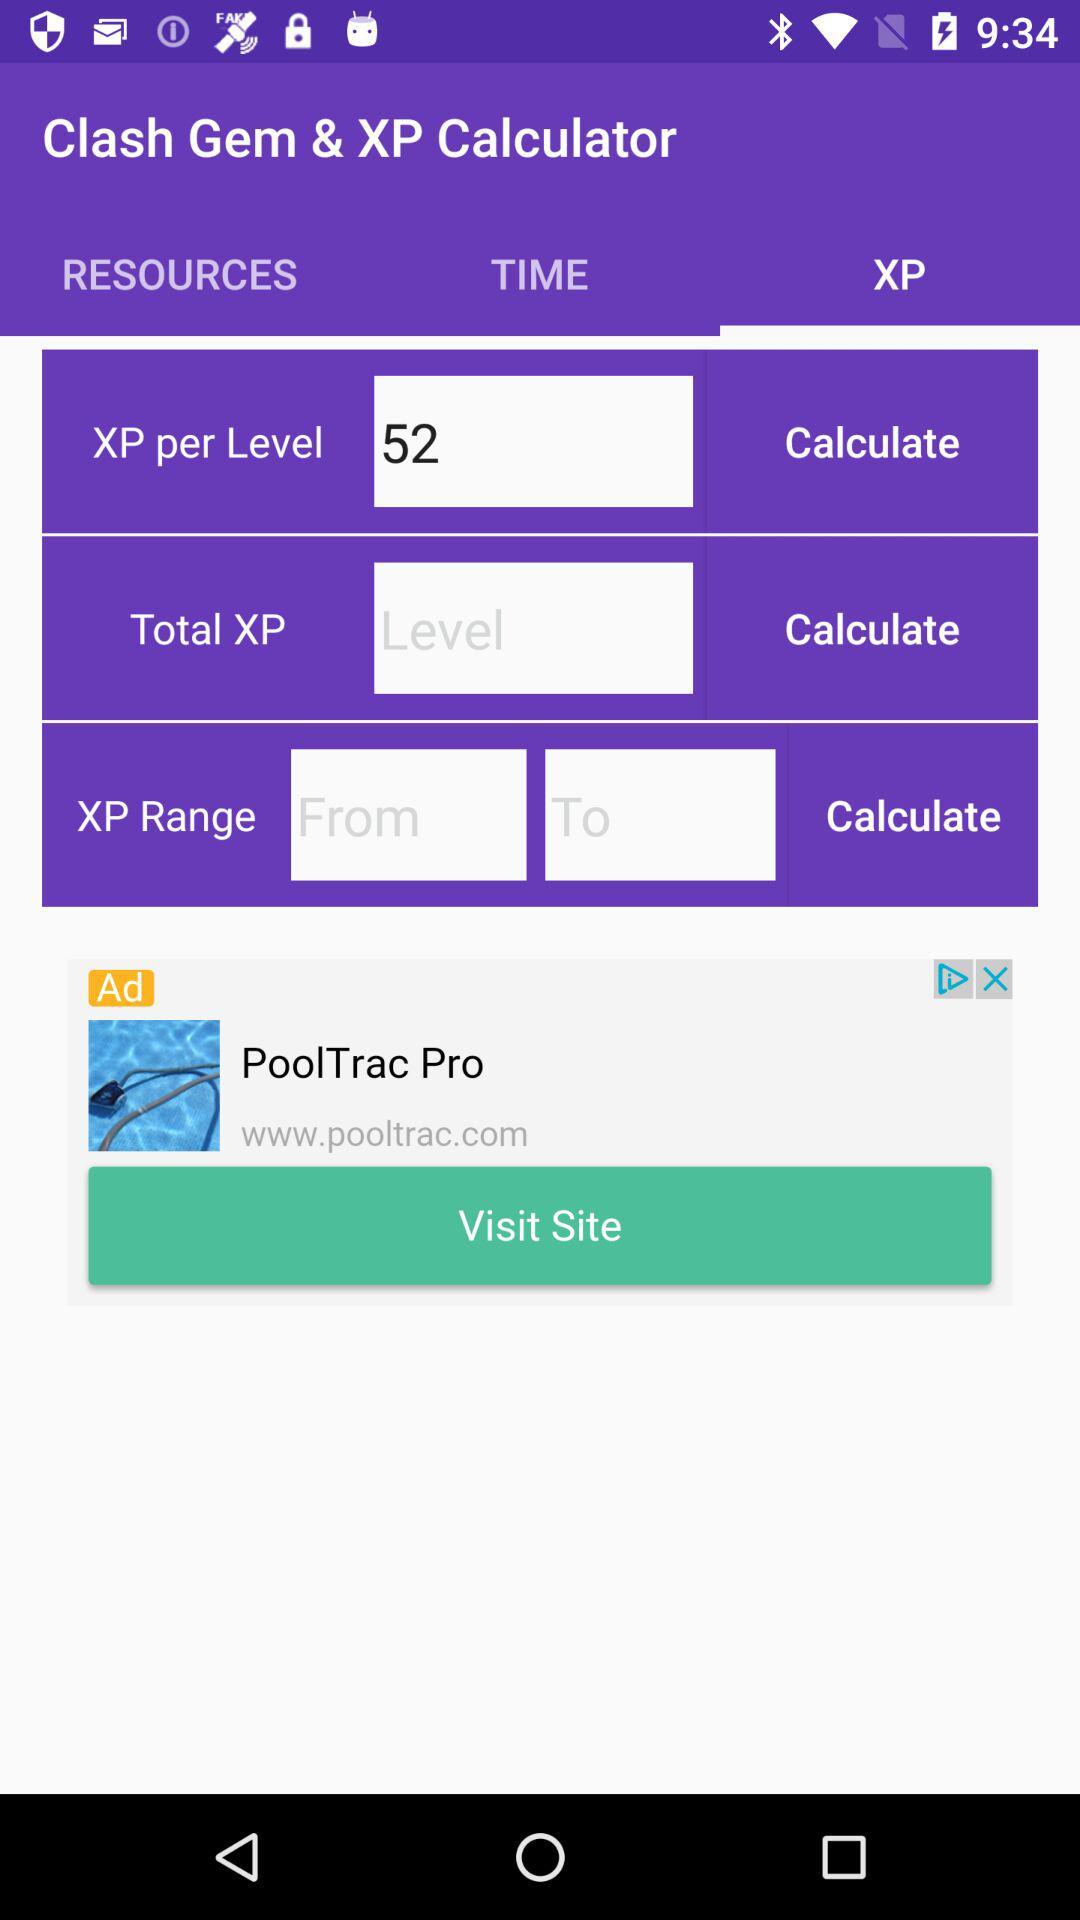  Describe the element at coordinates (532, 627) in the screenshot. I see `total xp value` at that location.